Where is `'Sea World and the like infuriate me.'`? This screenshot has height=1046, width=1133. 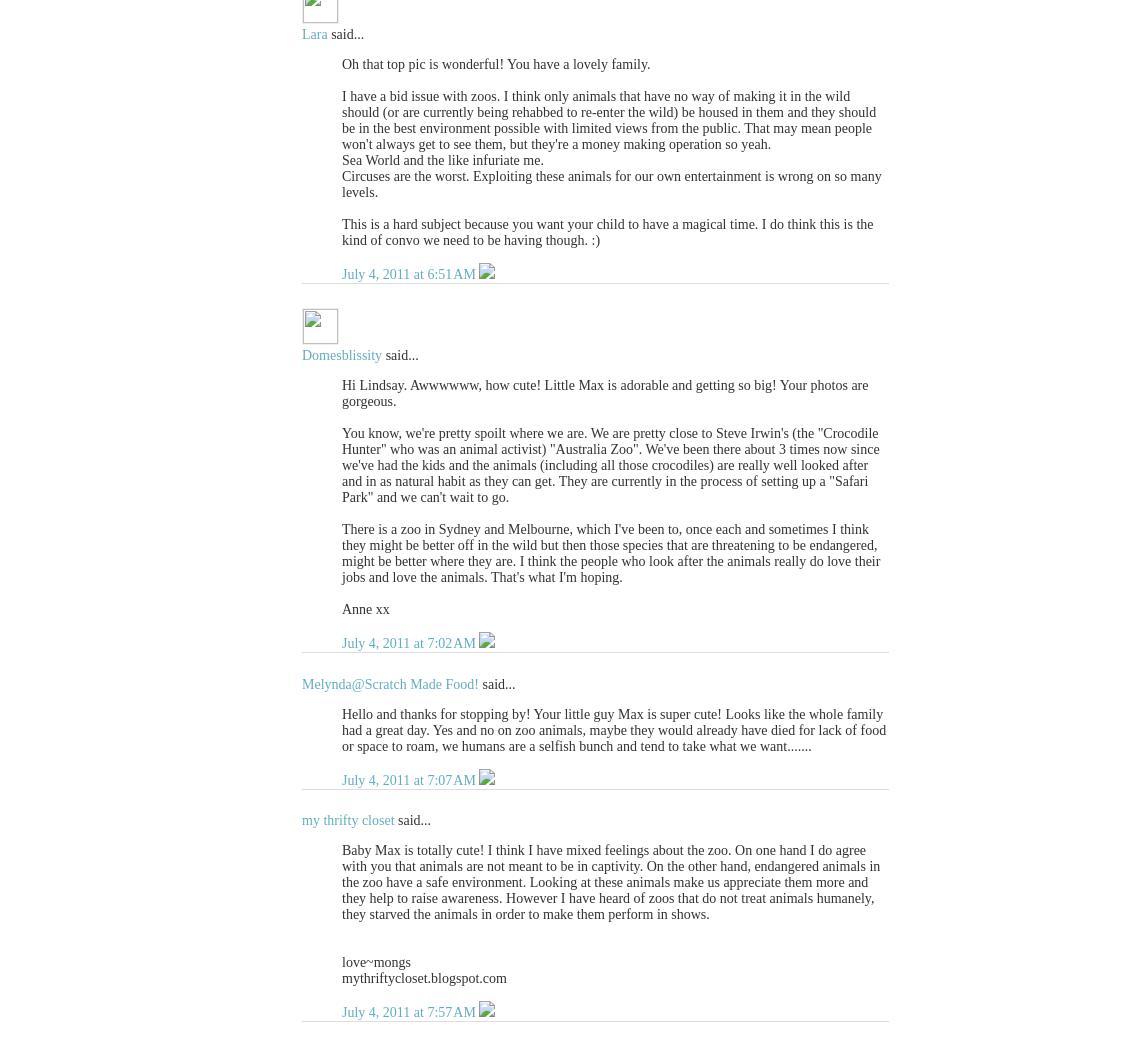
'Sea World and the like infuriate me.' is located at coordinates (342, 160).